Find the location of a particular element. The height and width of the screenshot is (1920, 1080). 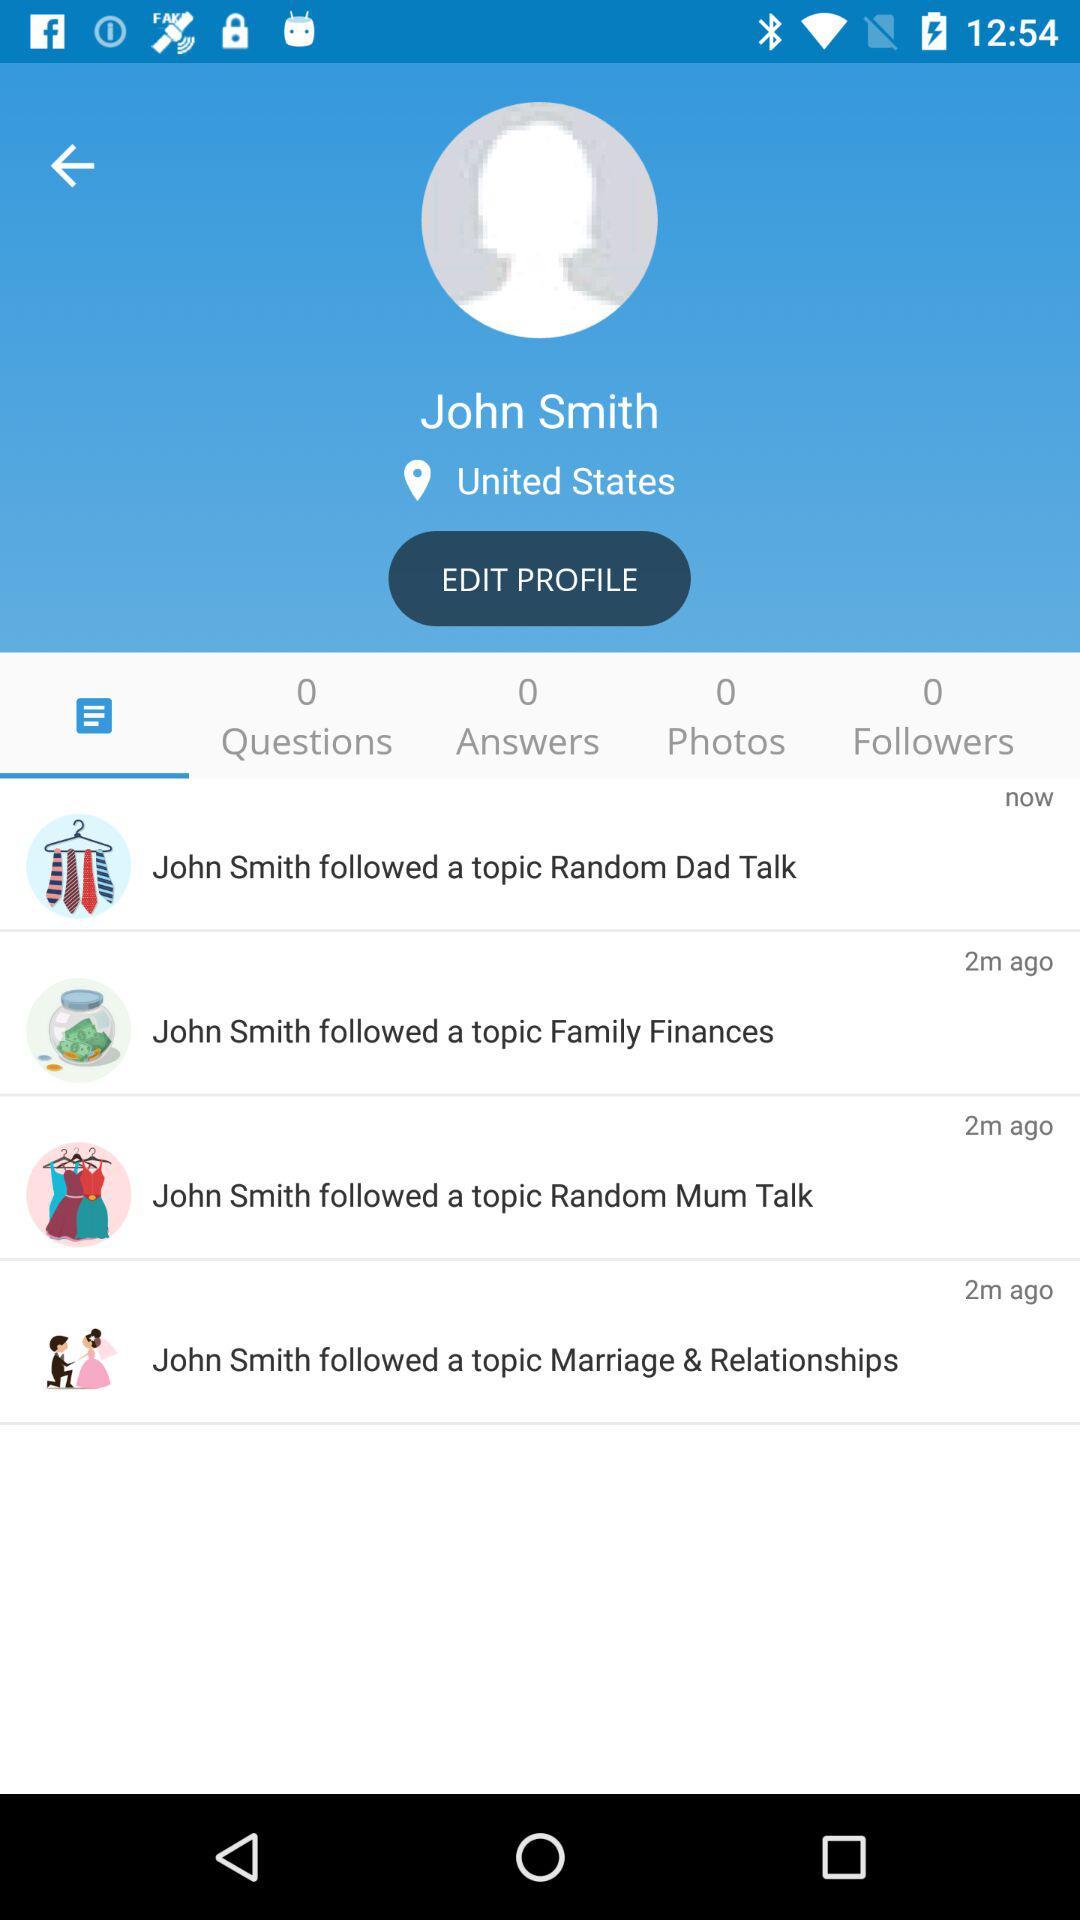

the item below united states is located at coordinates (538, 577).